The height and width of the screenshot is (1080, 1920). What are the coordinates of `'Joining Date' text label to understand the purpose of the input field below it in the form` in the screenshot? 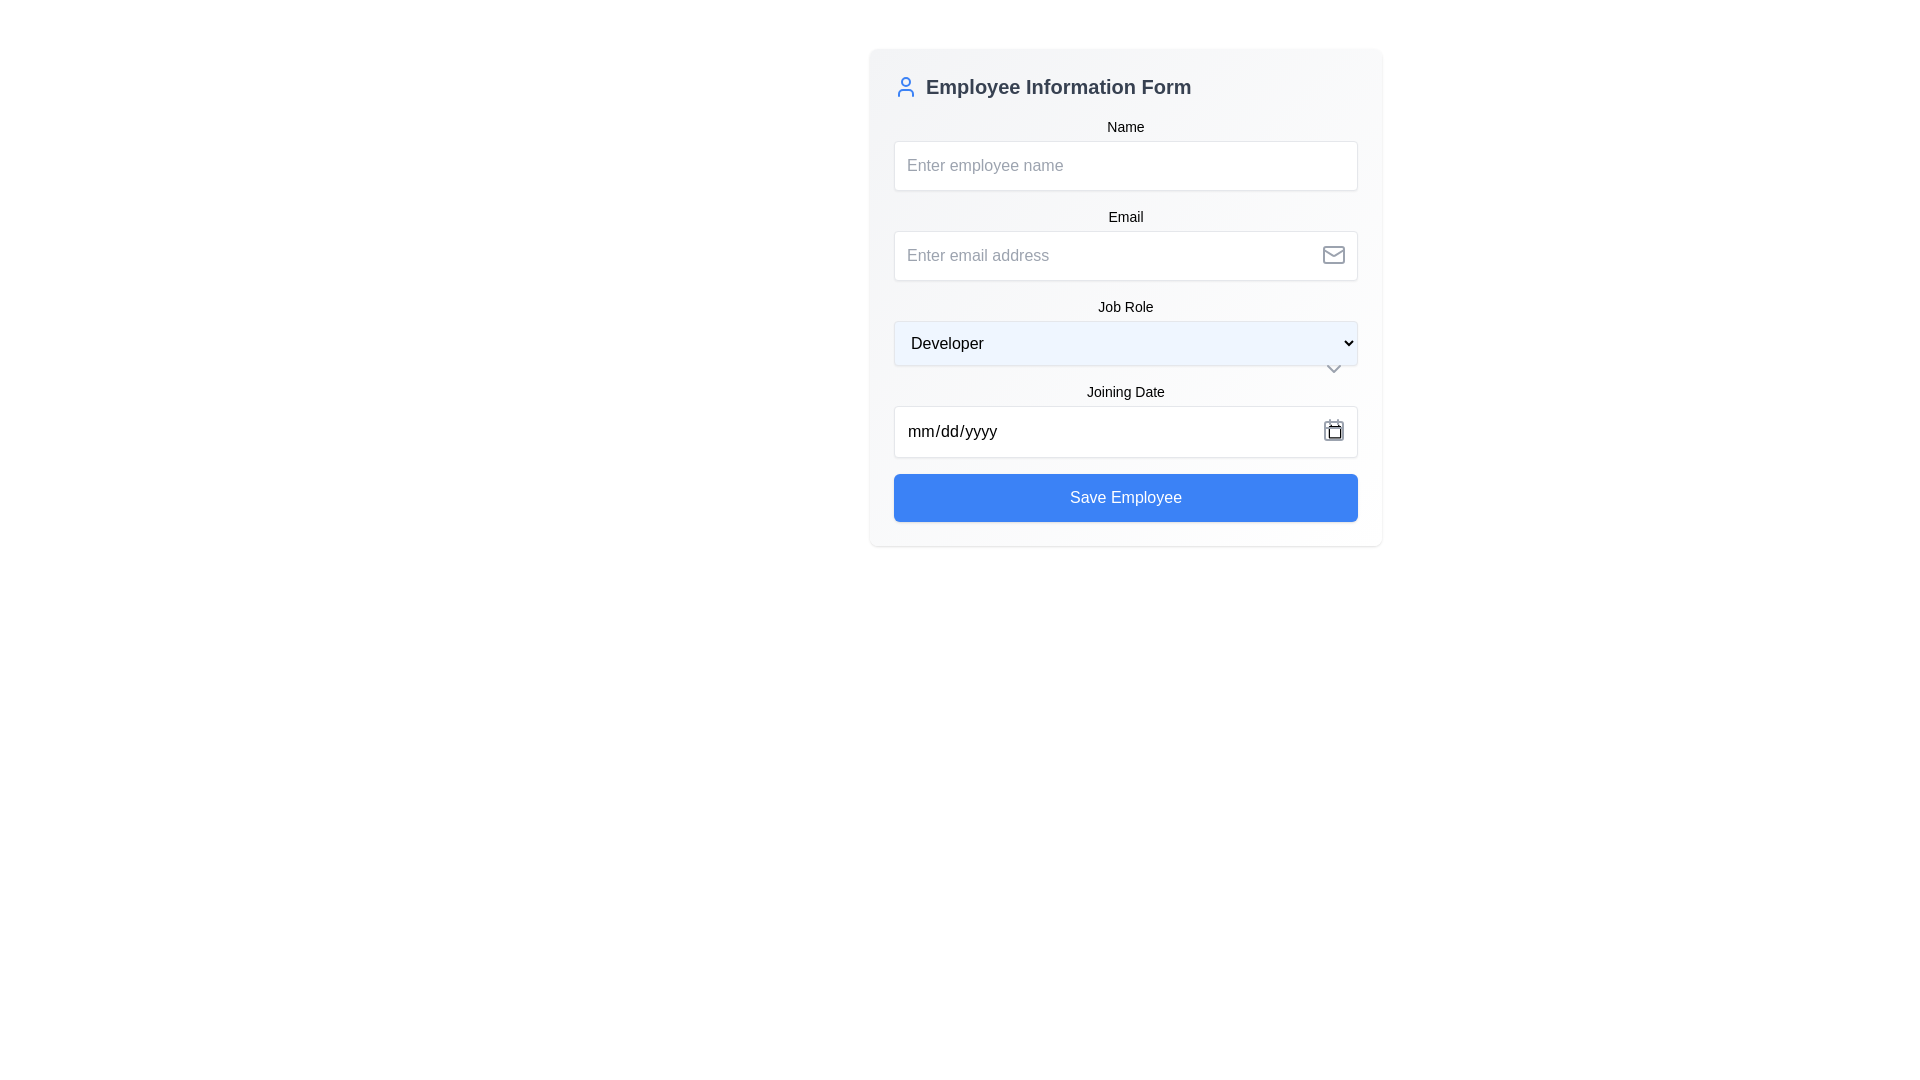 It's located at (1126, 392).